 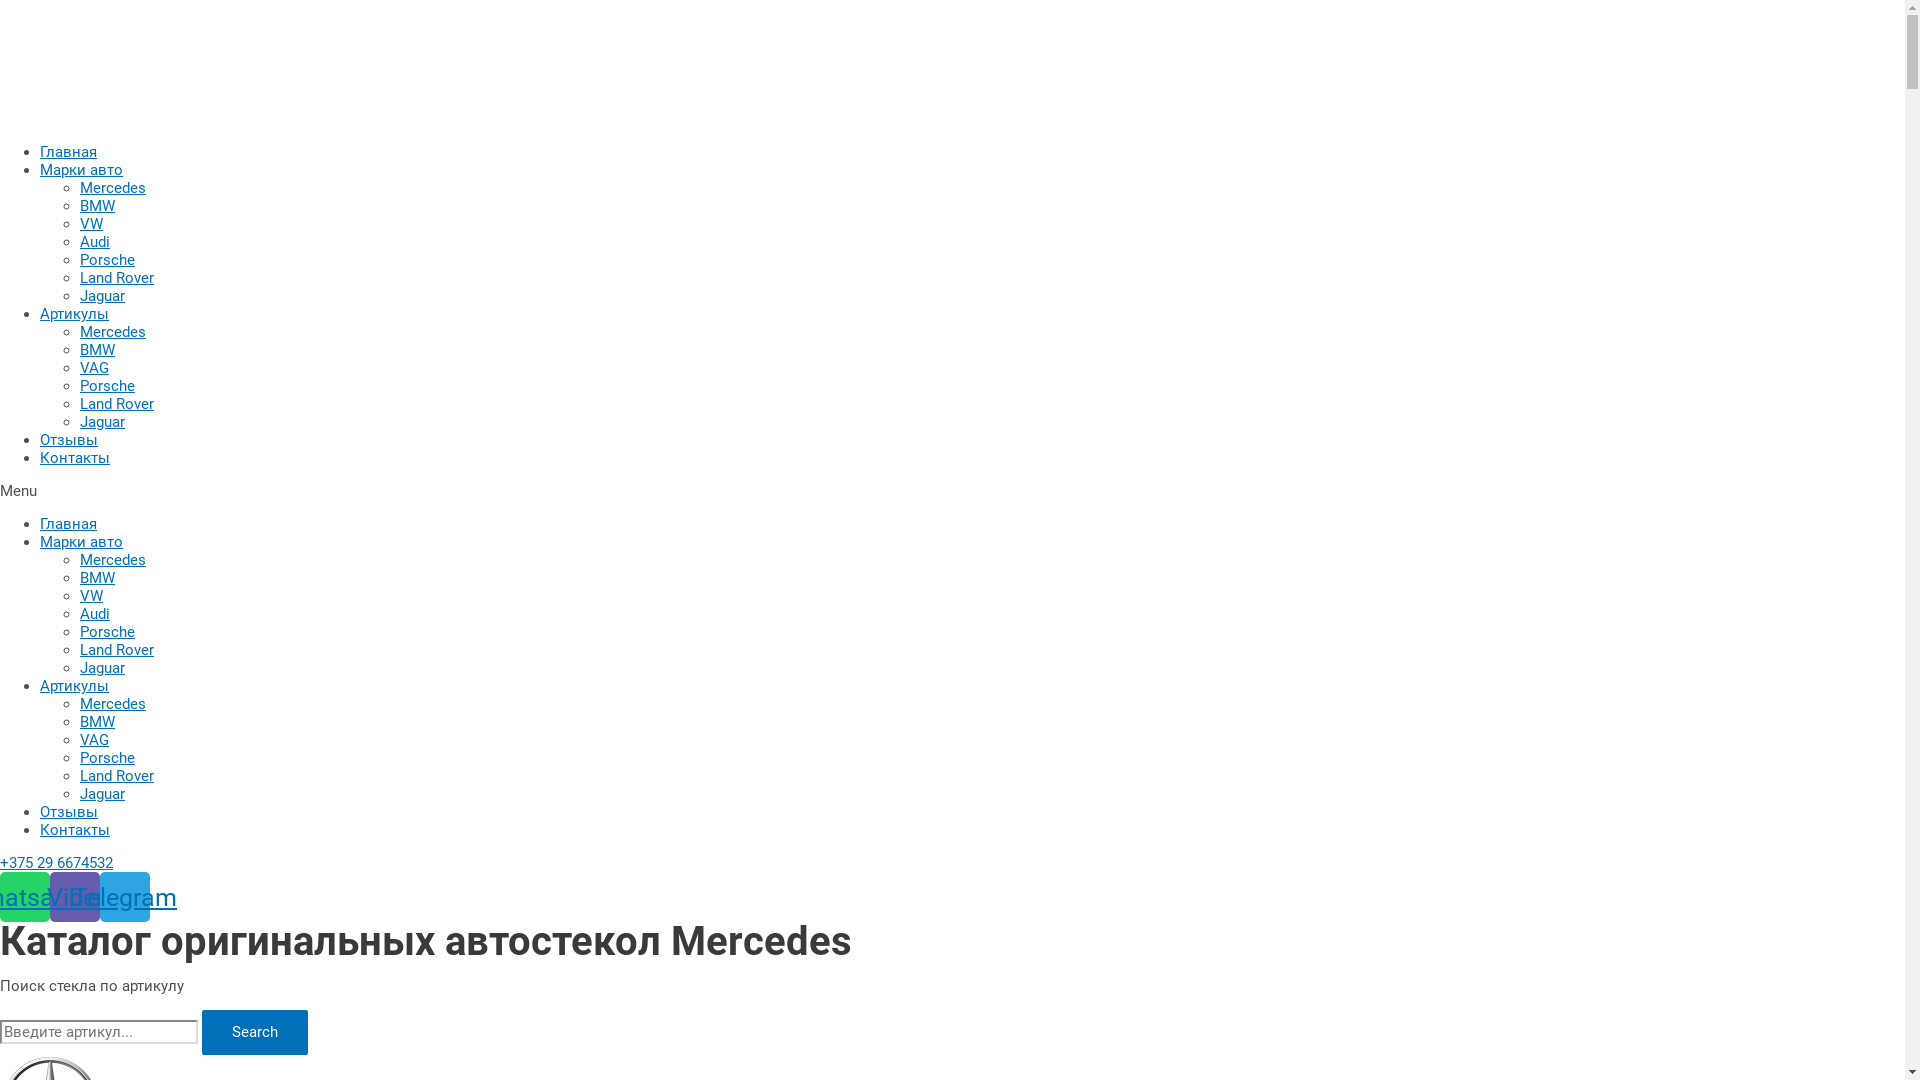 I want to click on 'Search', so click(x=253, y=1032).